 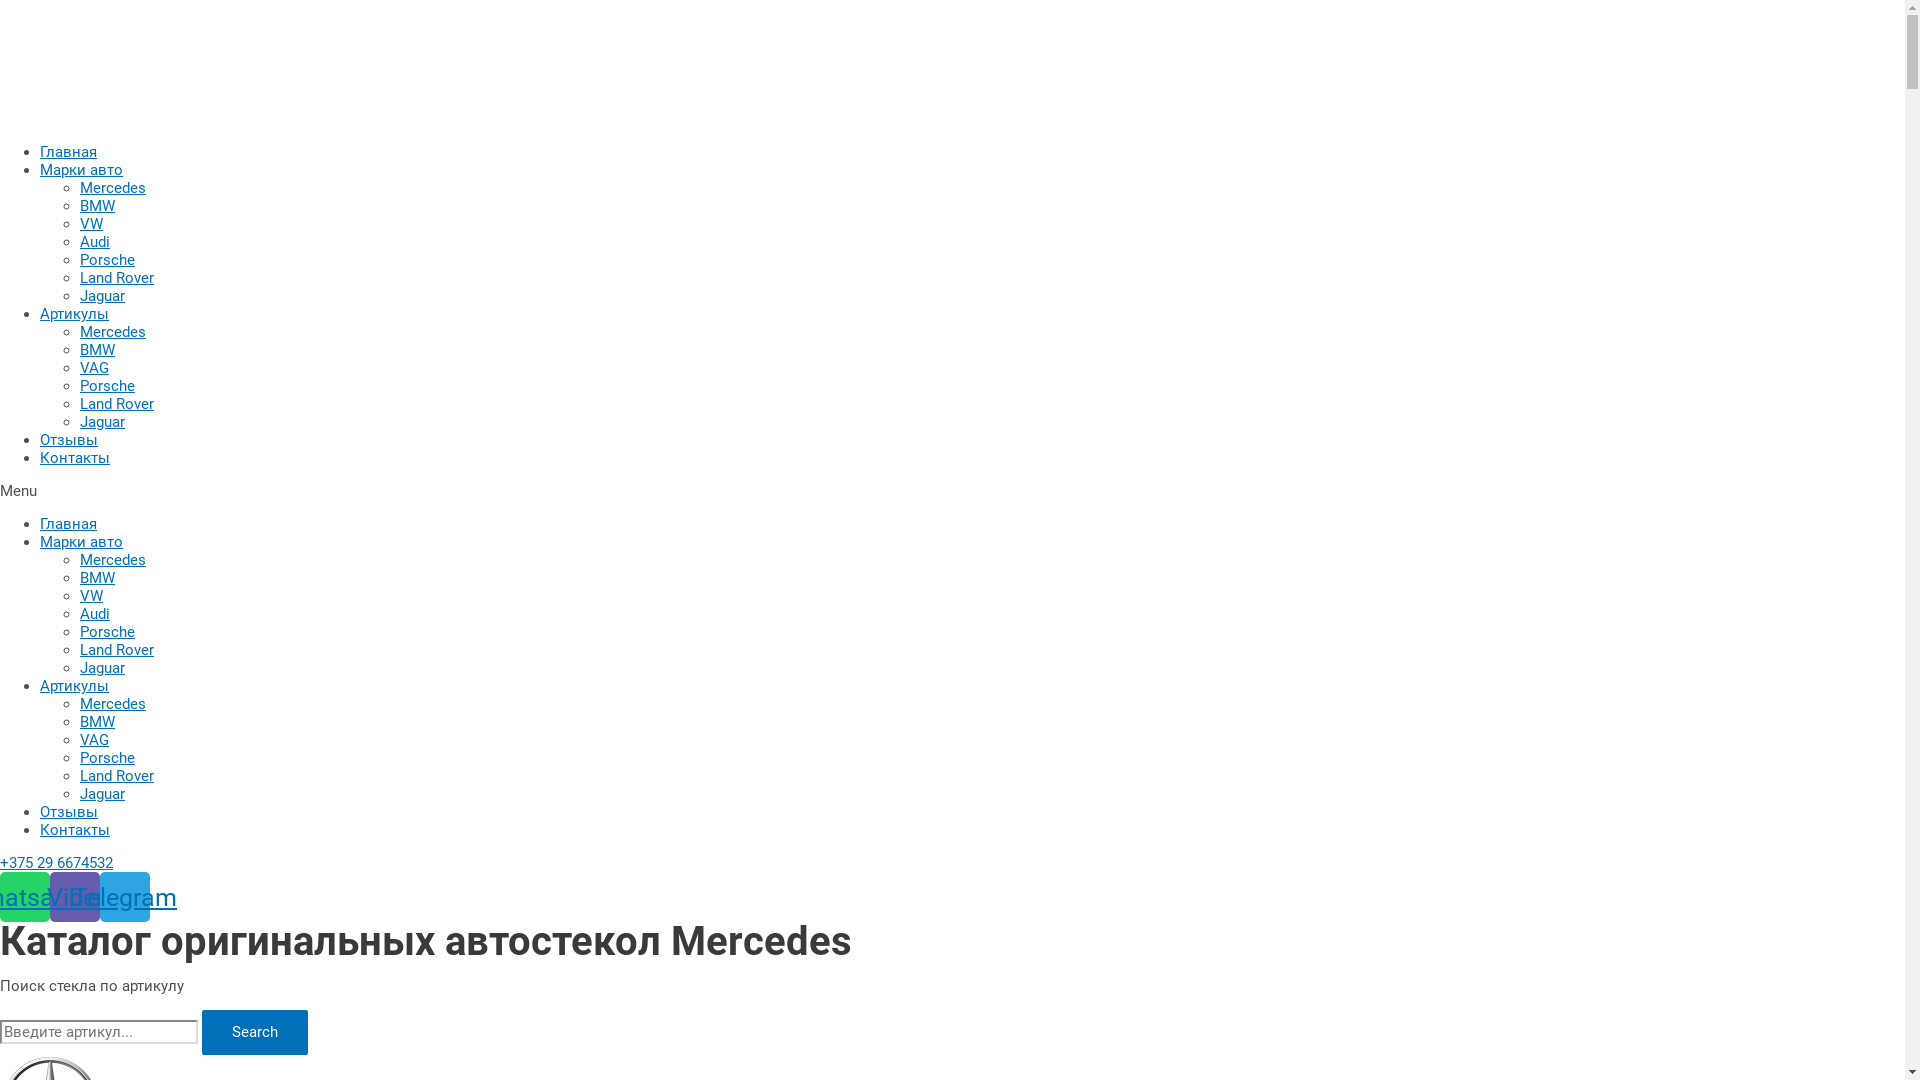 I want to click on 'Search', so click(x=253, y=1032).